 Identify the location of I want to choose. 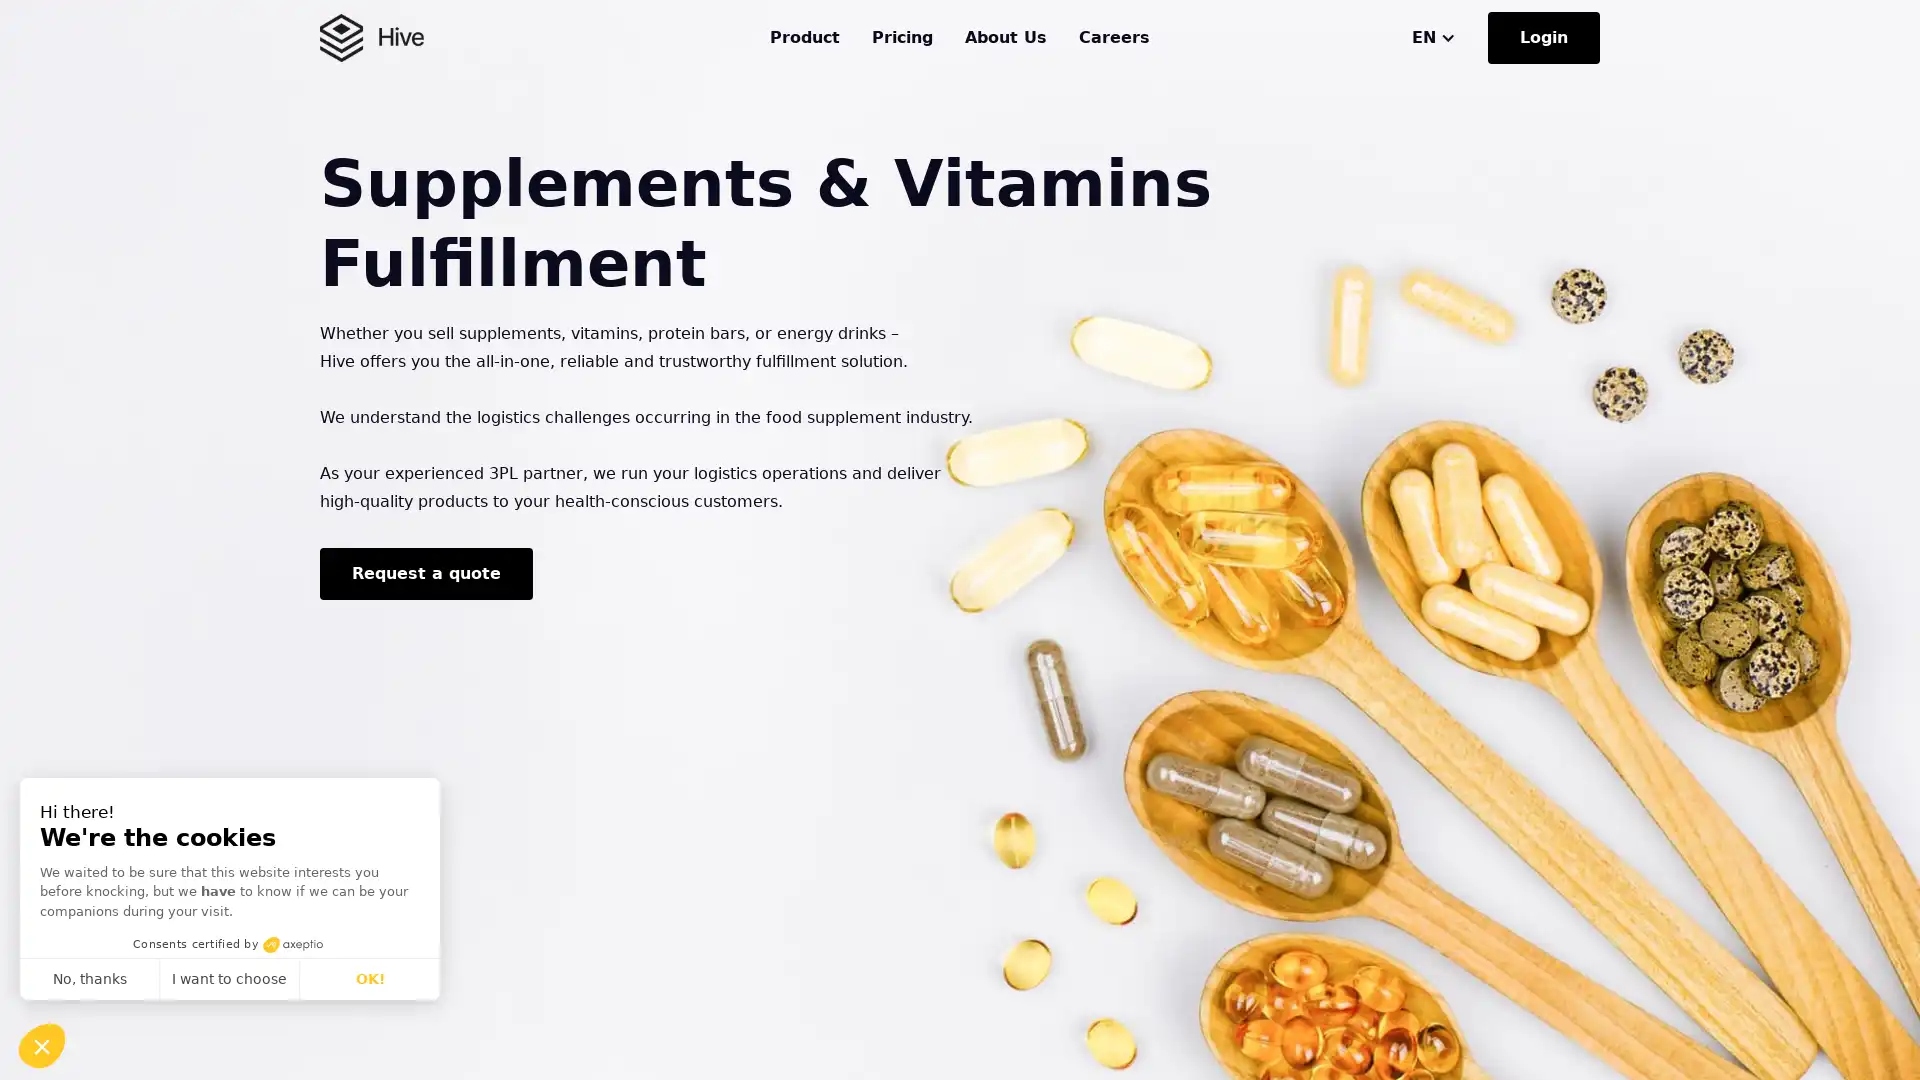
(230, 978).